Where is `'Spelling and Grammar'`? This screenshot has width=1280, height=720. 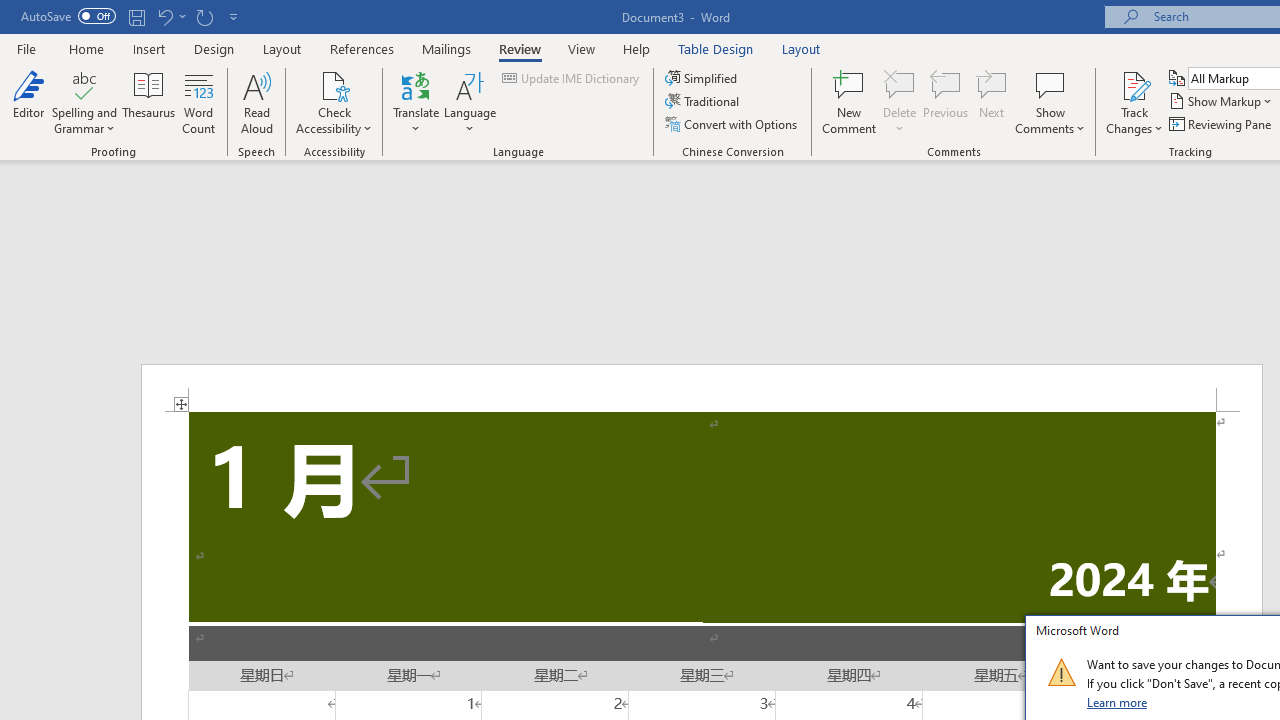 'Spelling and Grammar' is located at coordinates (84, 84).